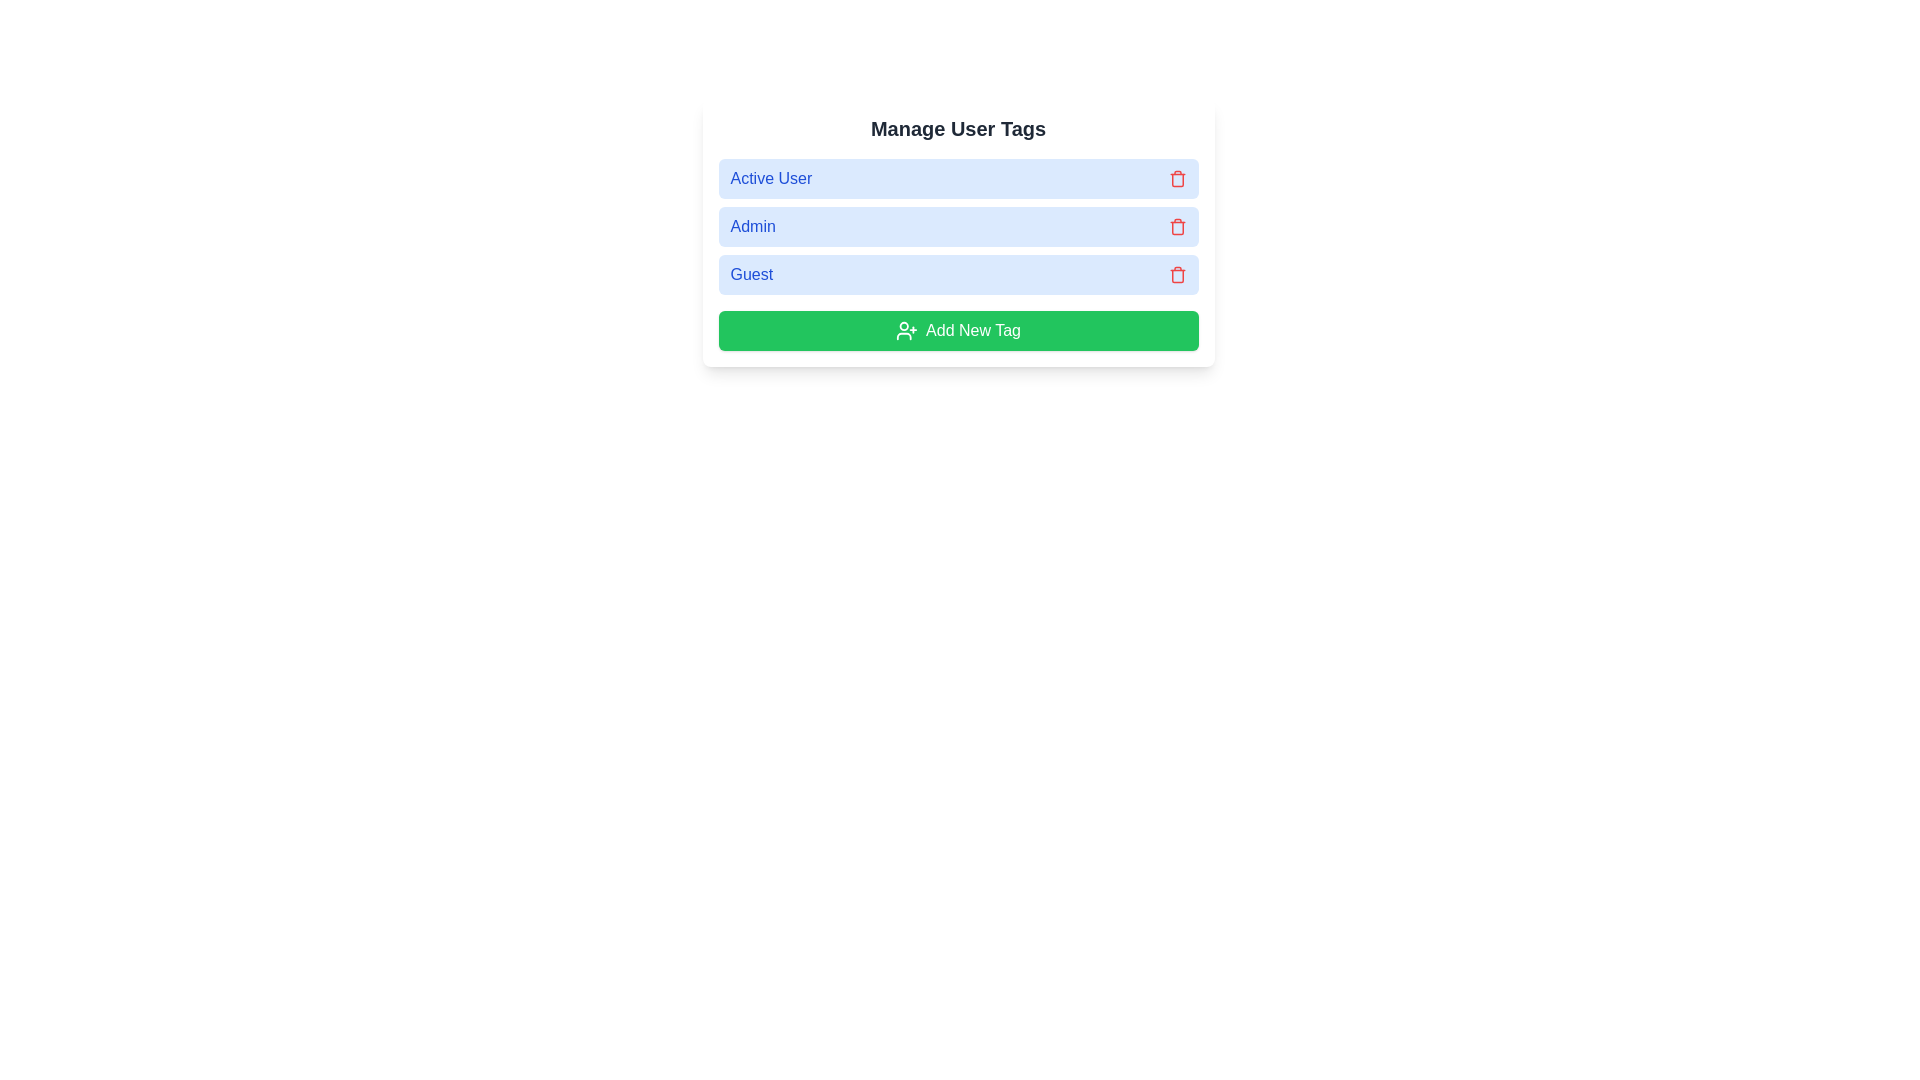 The image size is (1920, 1080). Describe the element at coordinates (1177, 274) in the screenshot. I see `the red trash can icon button located near the right end of the 'Guest' label row in the 'Manage User Tags' section` at that location.